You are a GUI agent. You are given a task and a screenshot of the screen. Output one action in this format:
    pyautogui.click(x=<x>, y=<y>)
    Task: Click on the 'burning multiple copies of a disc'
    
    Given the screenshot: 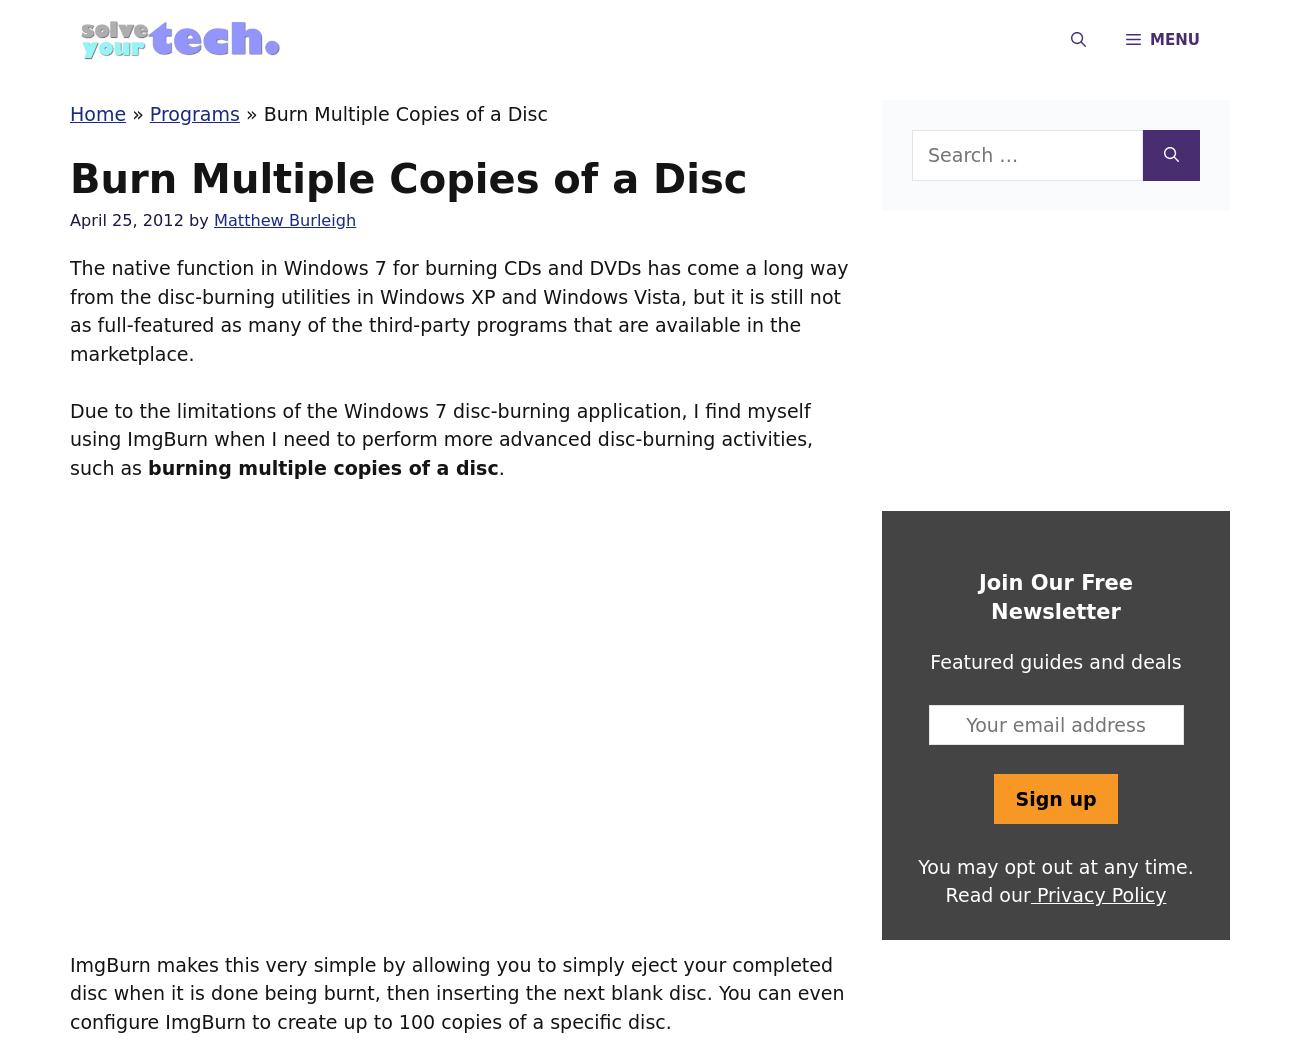 What is the action you would take?
    pyautogui.click(x=146, y=465)
    